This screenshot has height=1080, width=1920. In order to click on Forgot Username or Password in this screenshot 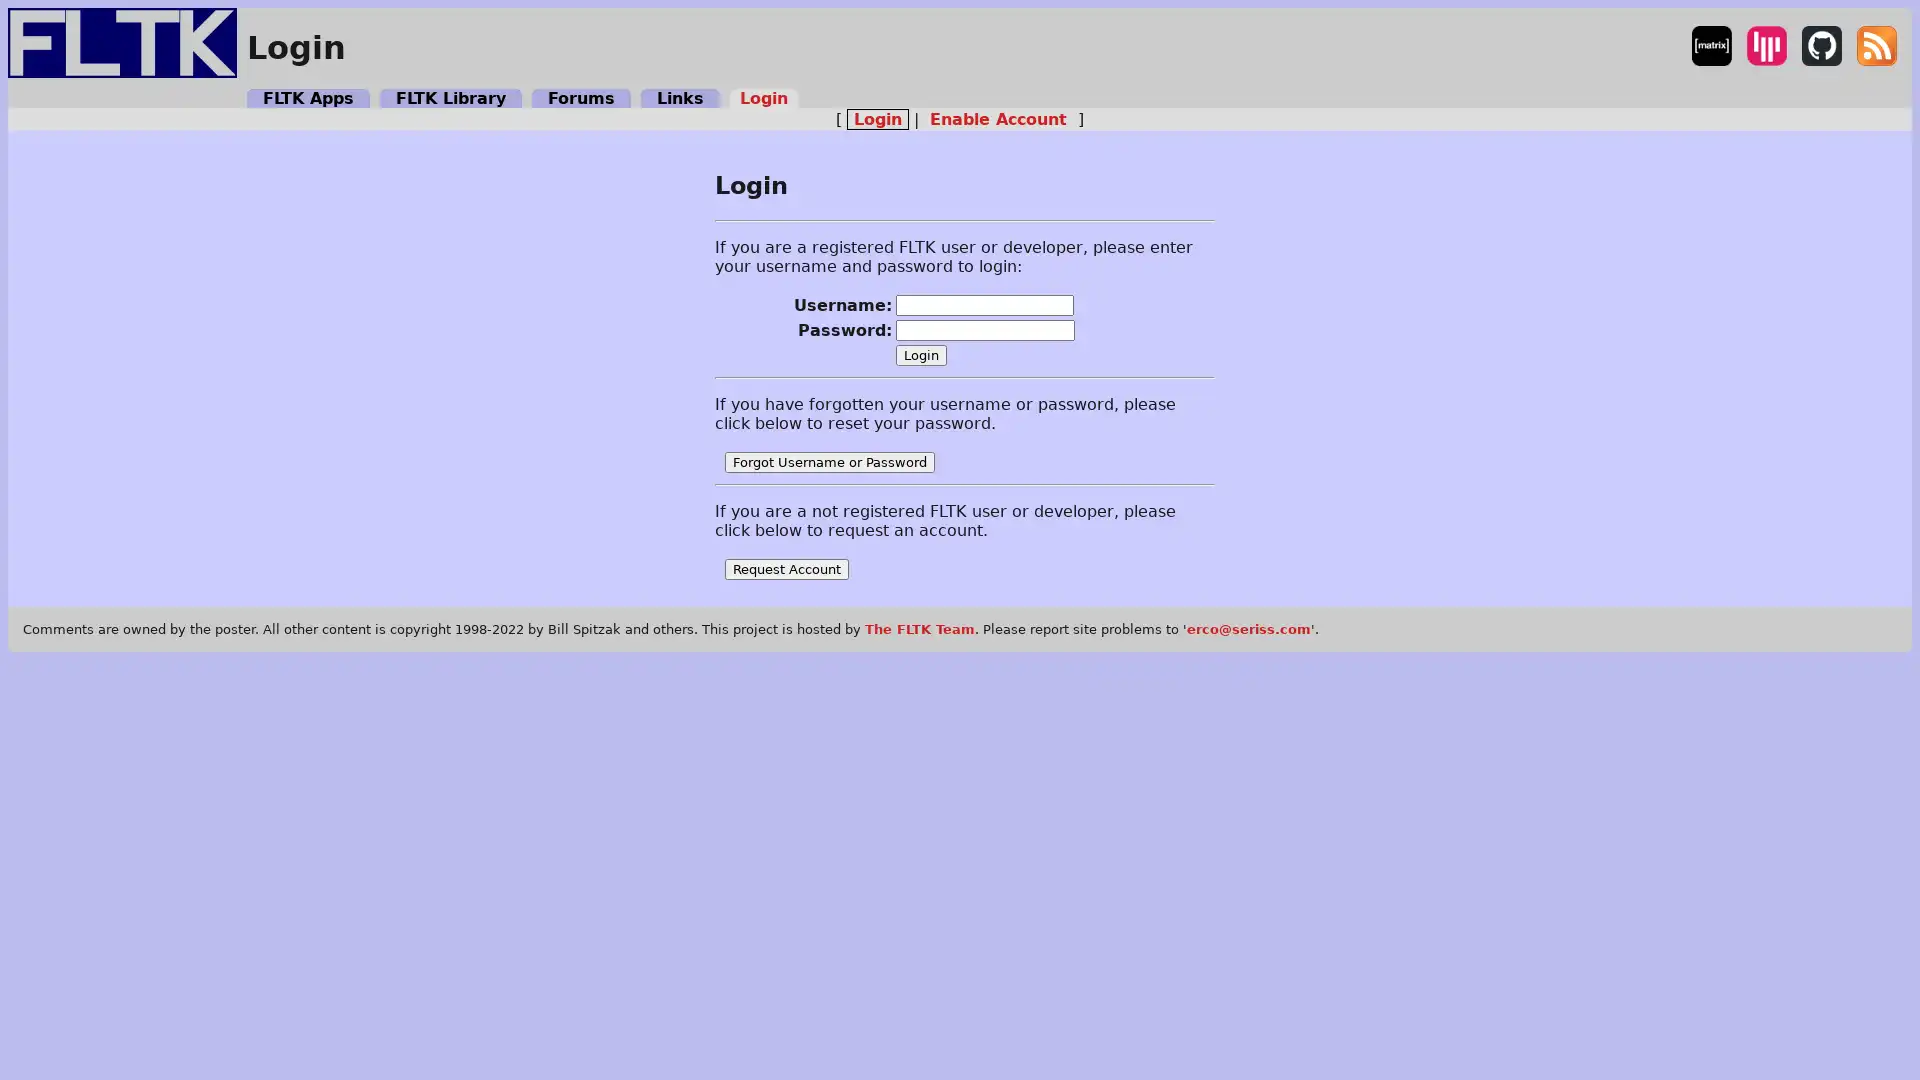, I will do `click(829, 461)`.